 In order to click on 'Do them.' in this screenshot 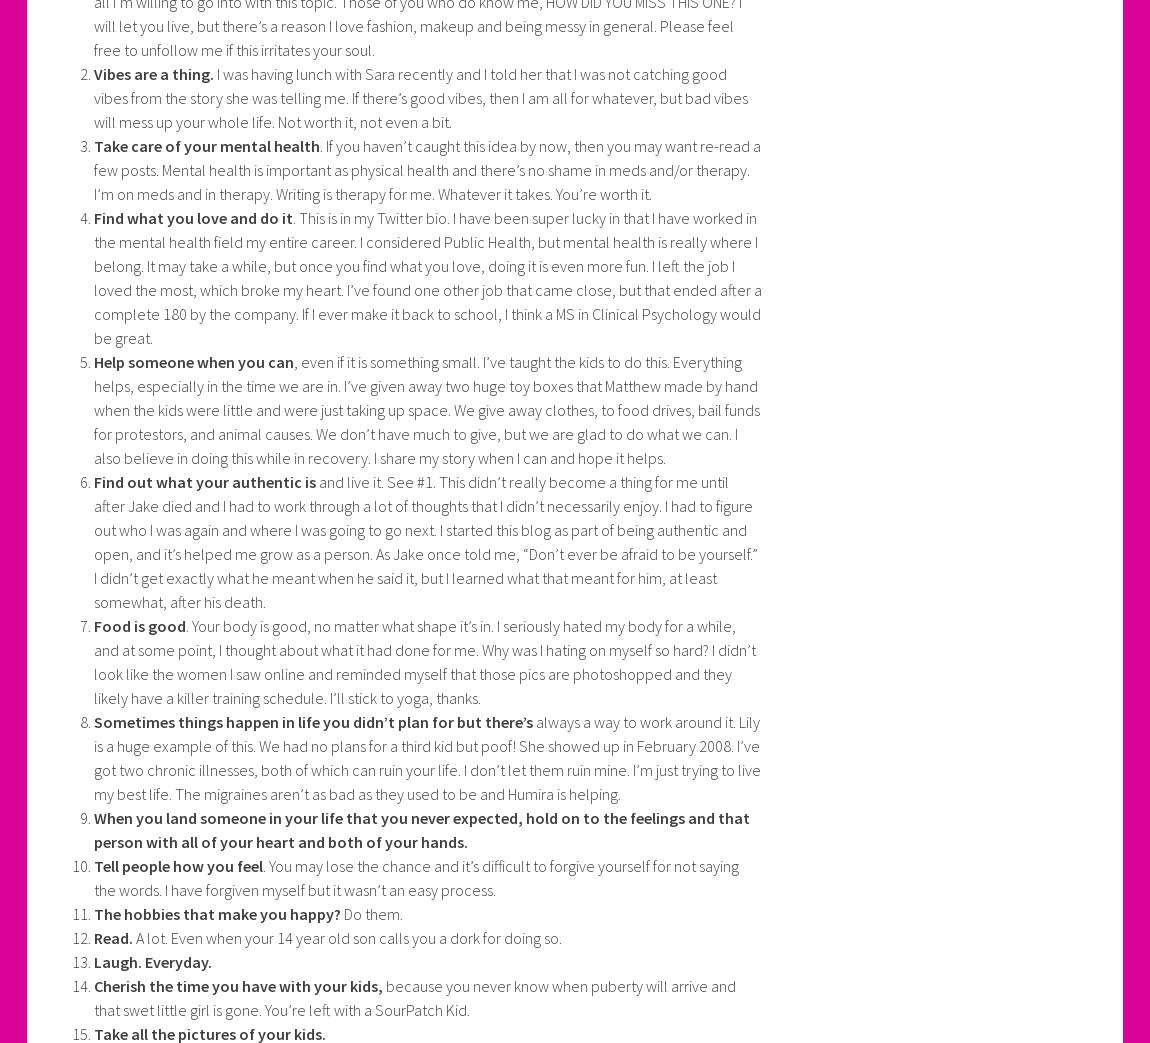, I will do `click(370, 912)`.